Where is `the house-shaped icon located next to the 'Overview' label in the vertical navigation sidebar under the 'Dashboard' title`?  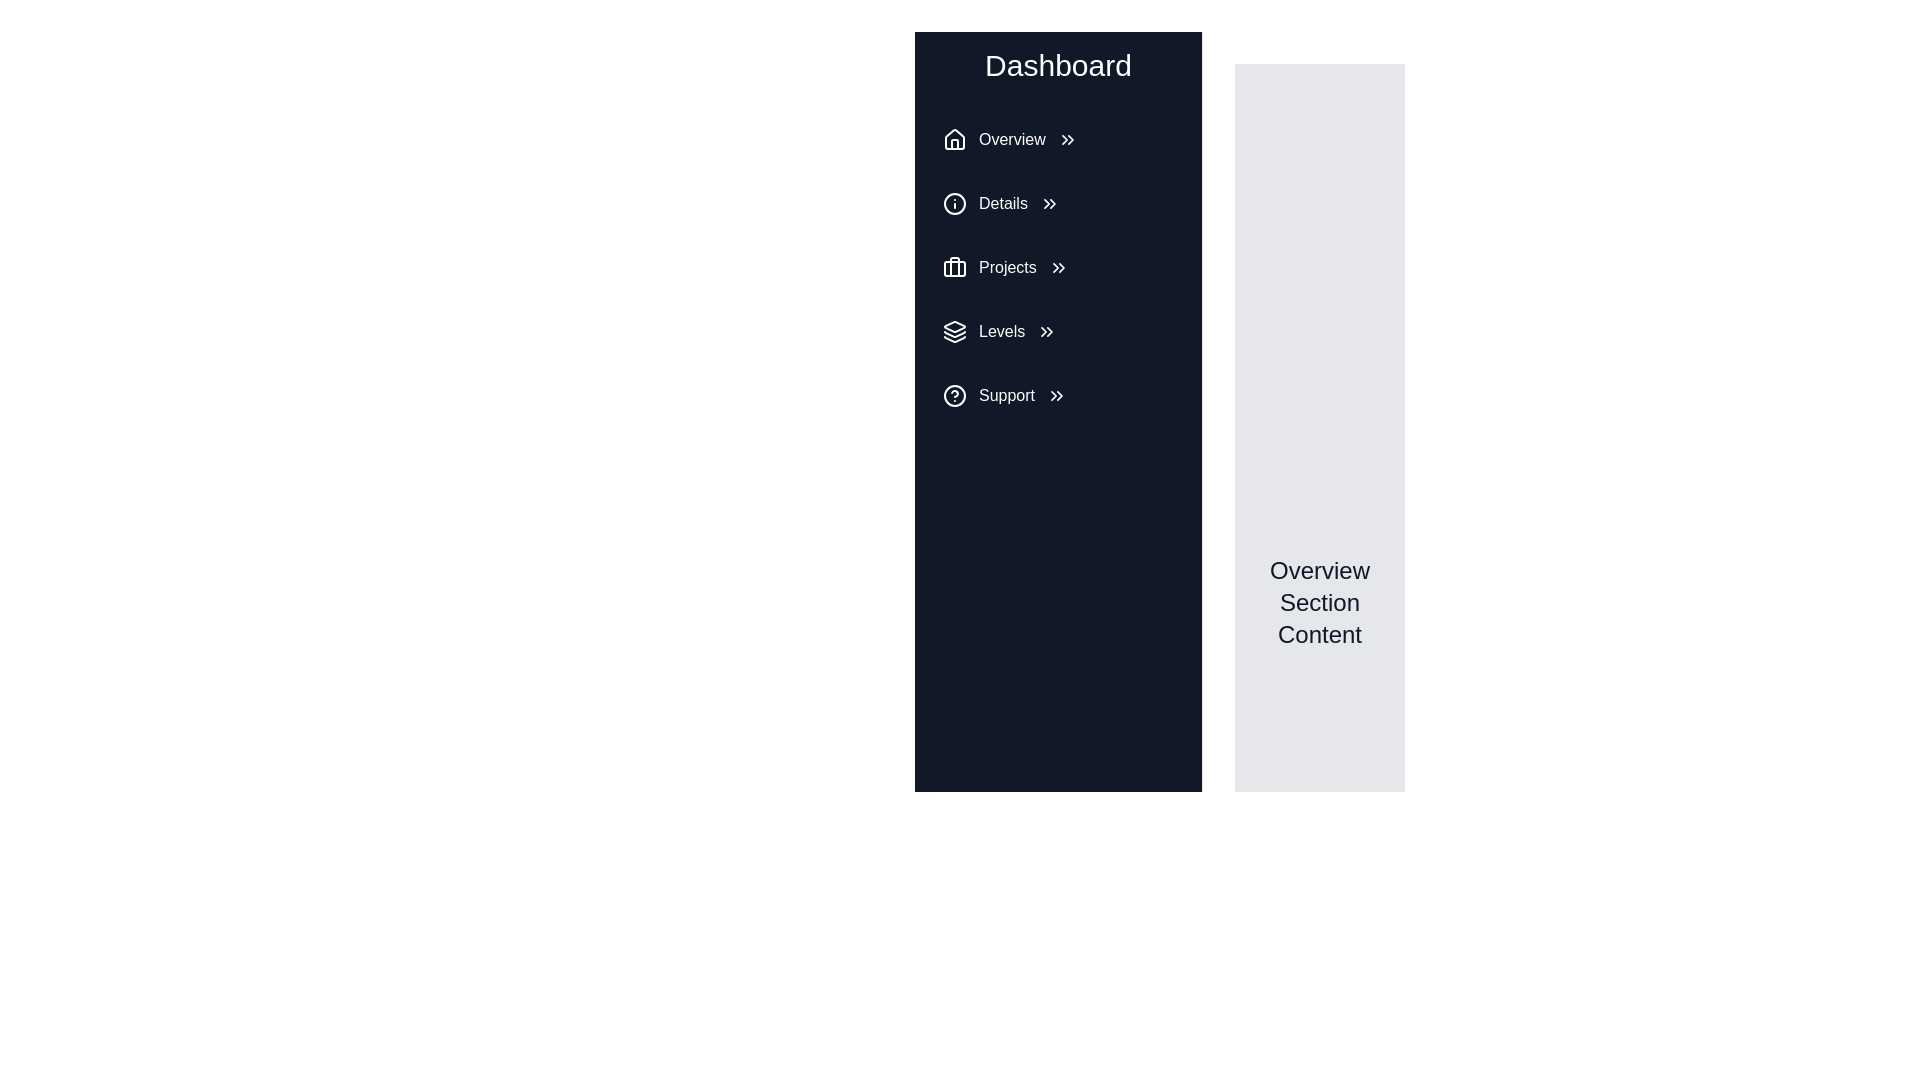
the house-shaped icon located next to the 'Overview' label in the vertical navigation sidebar under the 'Dashboard' title is located at coordinates (954, 137).